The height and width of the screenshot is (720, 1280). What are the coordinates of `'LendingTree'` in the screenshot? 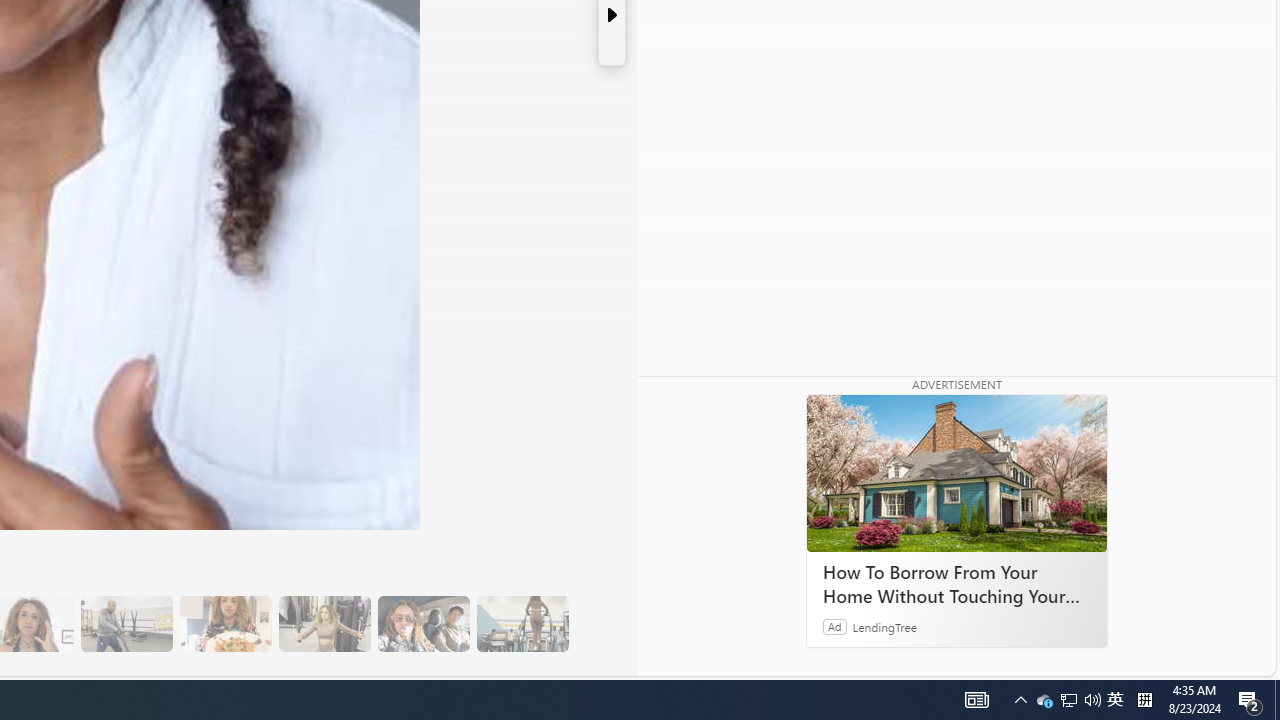 It's located at (884, 625).